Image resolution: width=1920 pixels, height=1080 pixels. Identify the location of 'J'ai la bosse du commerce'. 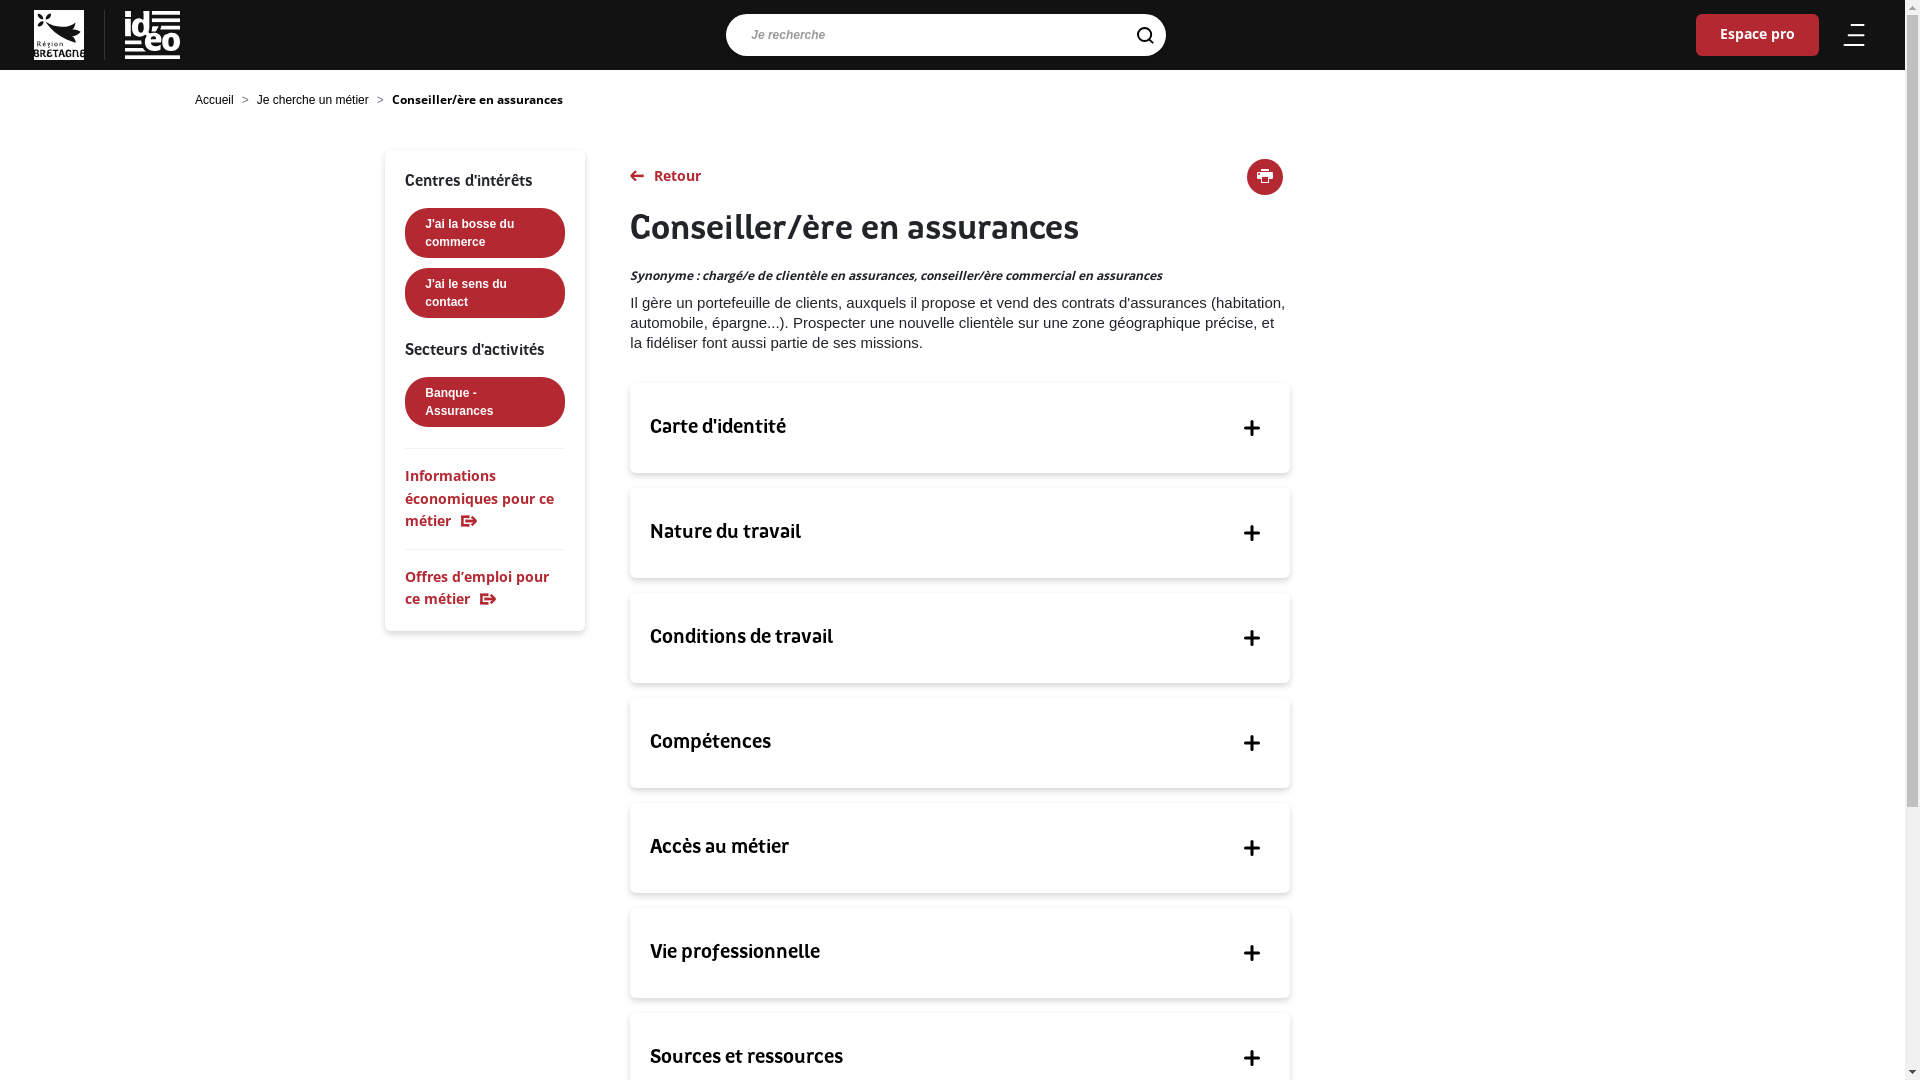
(484, 231).